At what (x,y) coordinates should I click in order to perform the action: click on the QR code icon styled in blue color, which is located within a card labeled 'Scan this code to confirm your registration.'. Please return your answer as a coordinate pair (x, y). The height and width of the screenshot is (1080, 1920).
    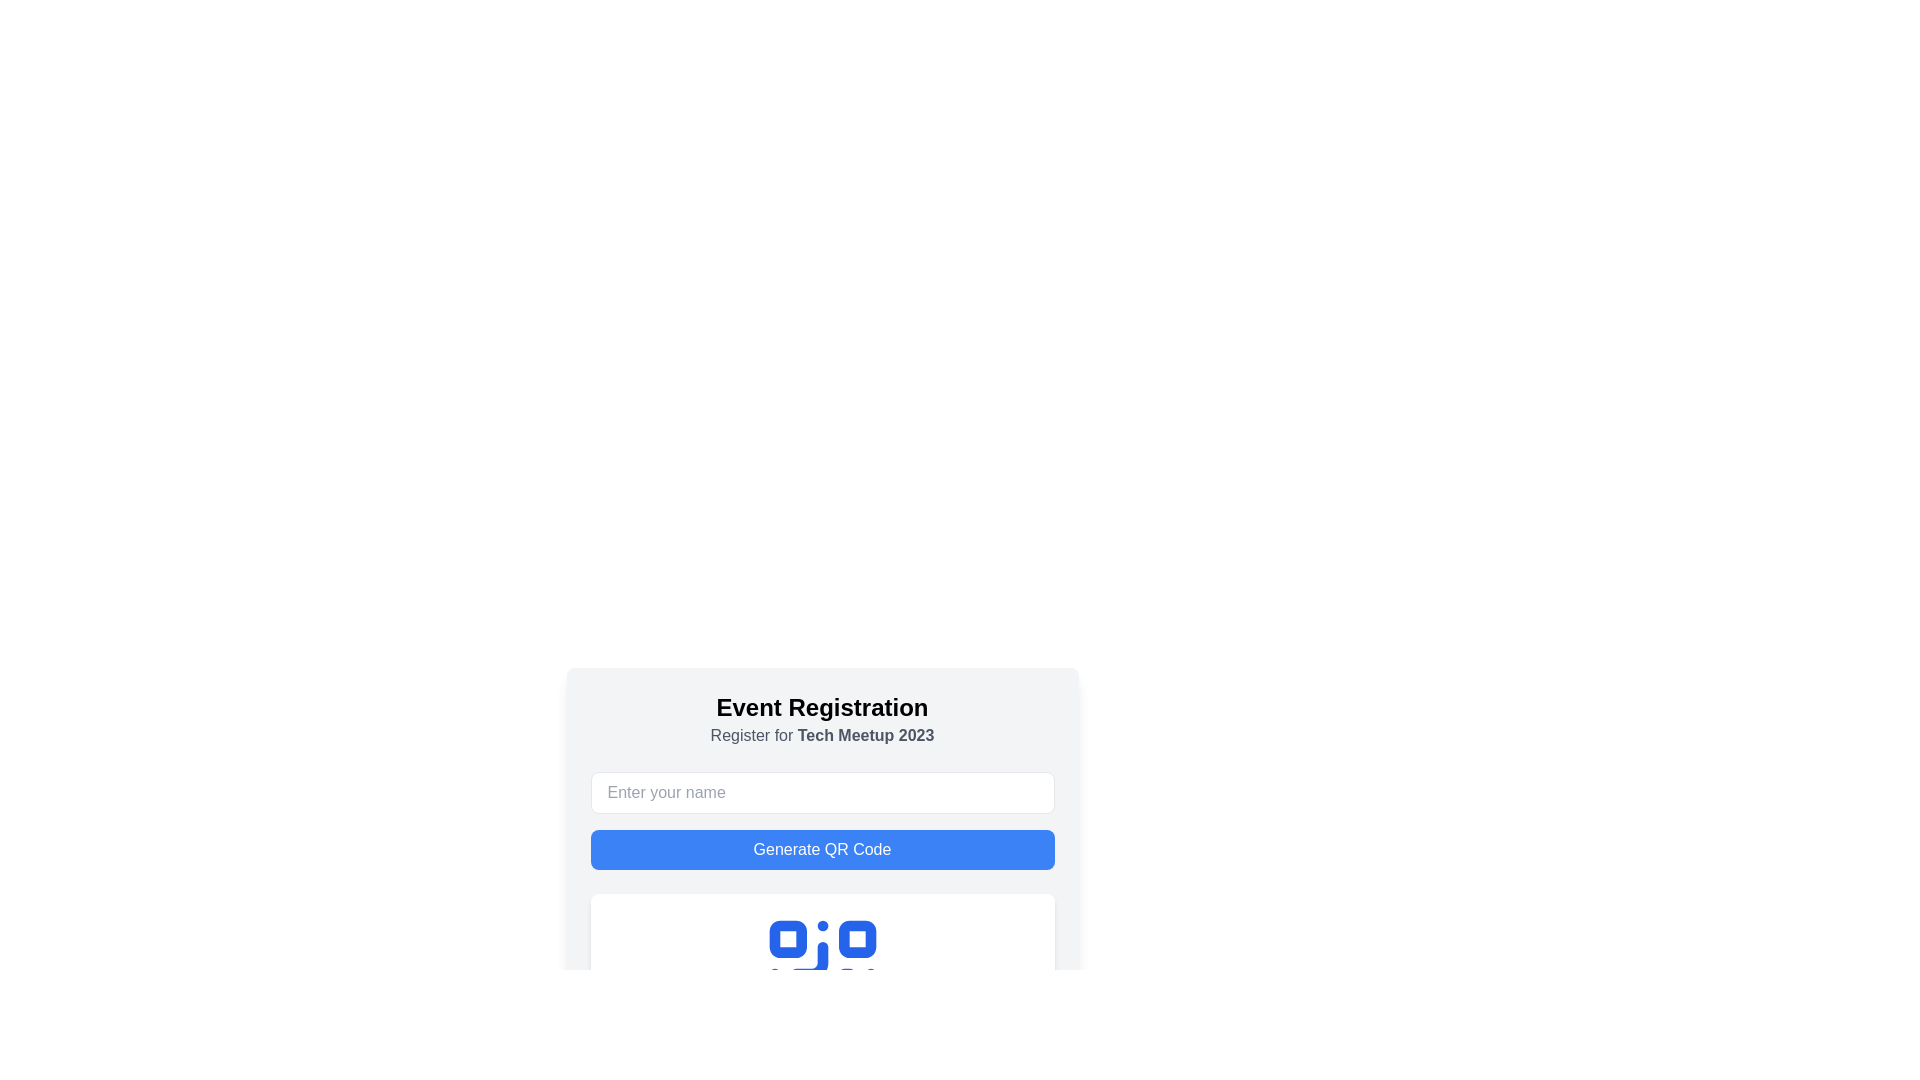
    Looking at the image, I should click on (822, 973).